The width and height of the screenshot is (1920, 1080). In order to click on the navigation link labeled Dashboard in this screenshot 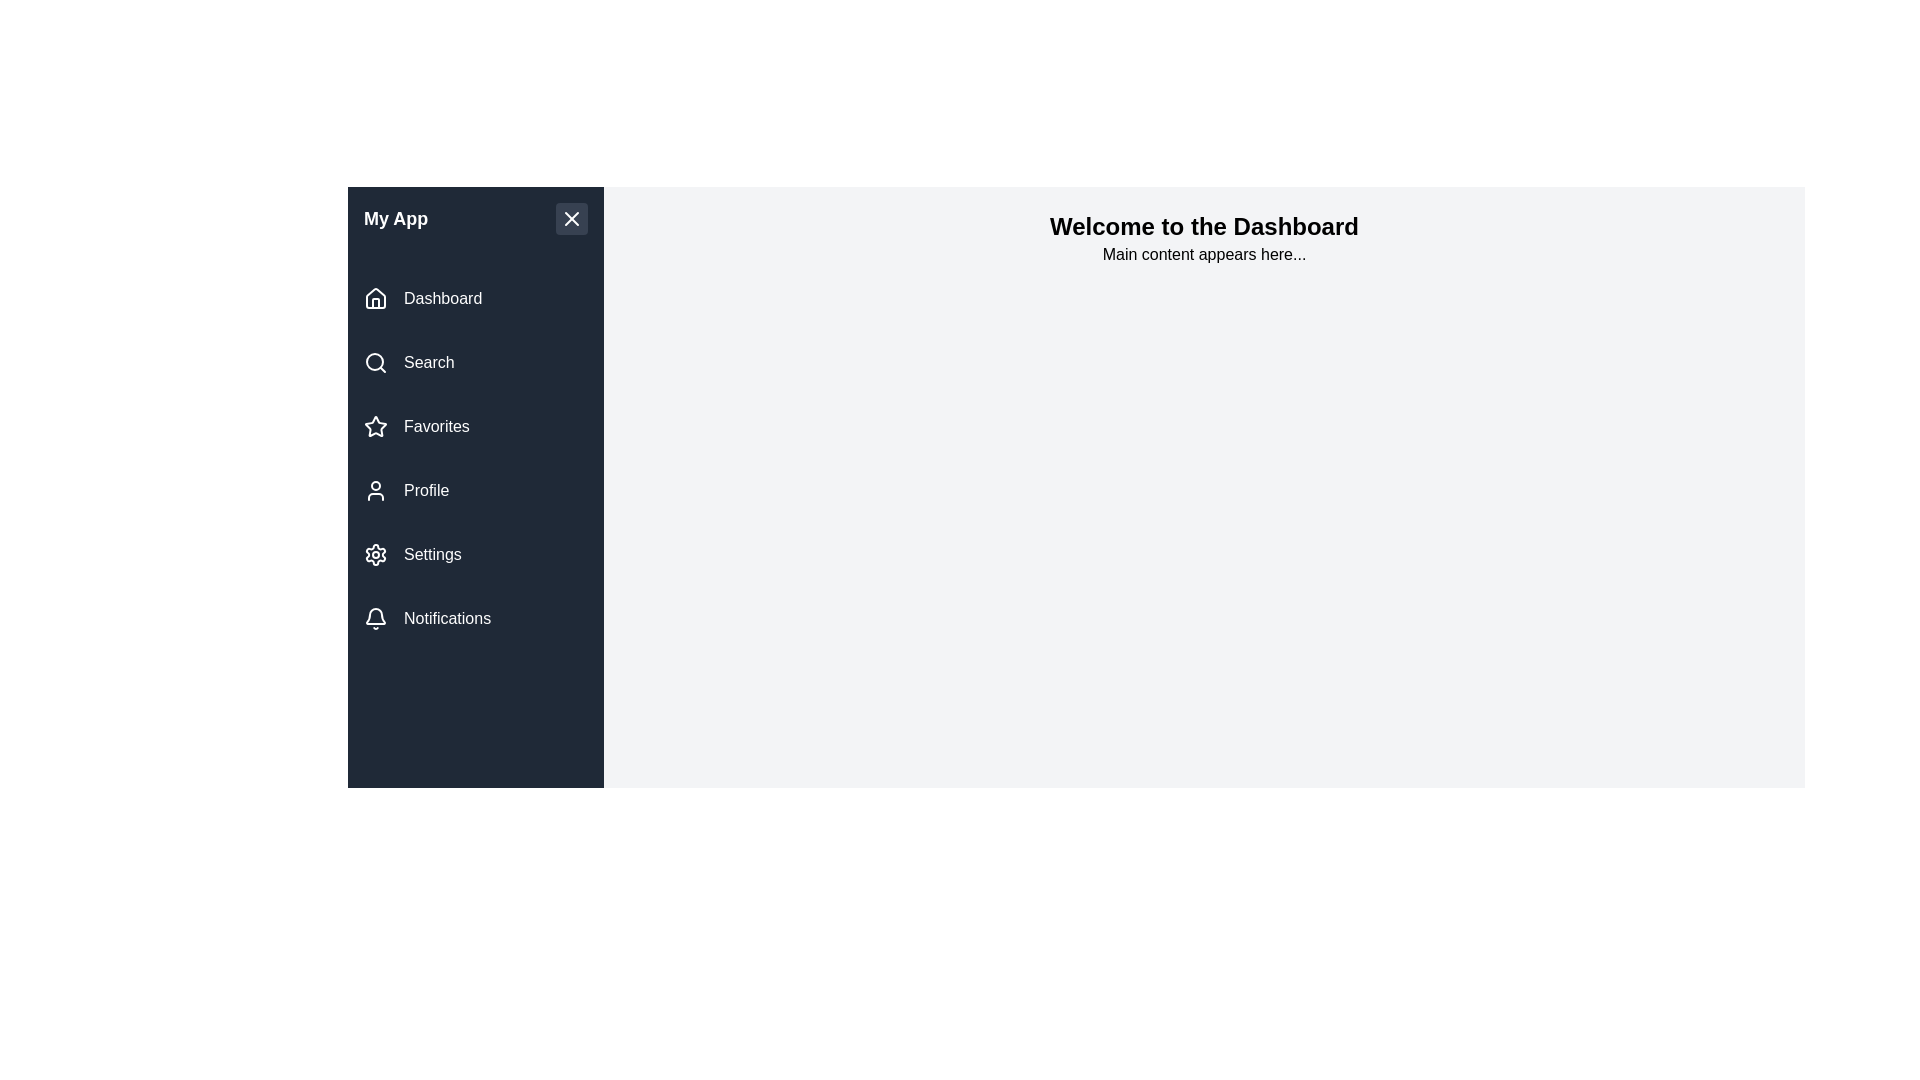, I will do `click(474, 299)`.